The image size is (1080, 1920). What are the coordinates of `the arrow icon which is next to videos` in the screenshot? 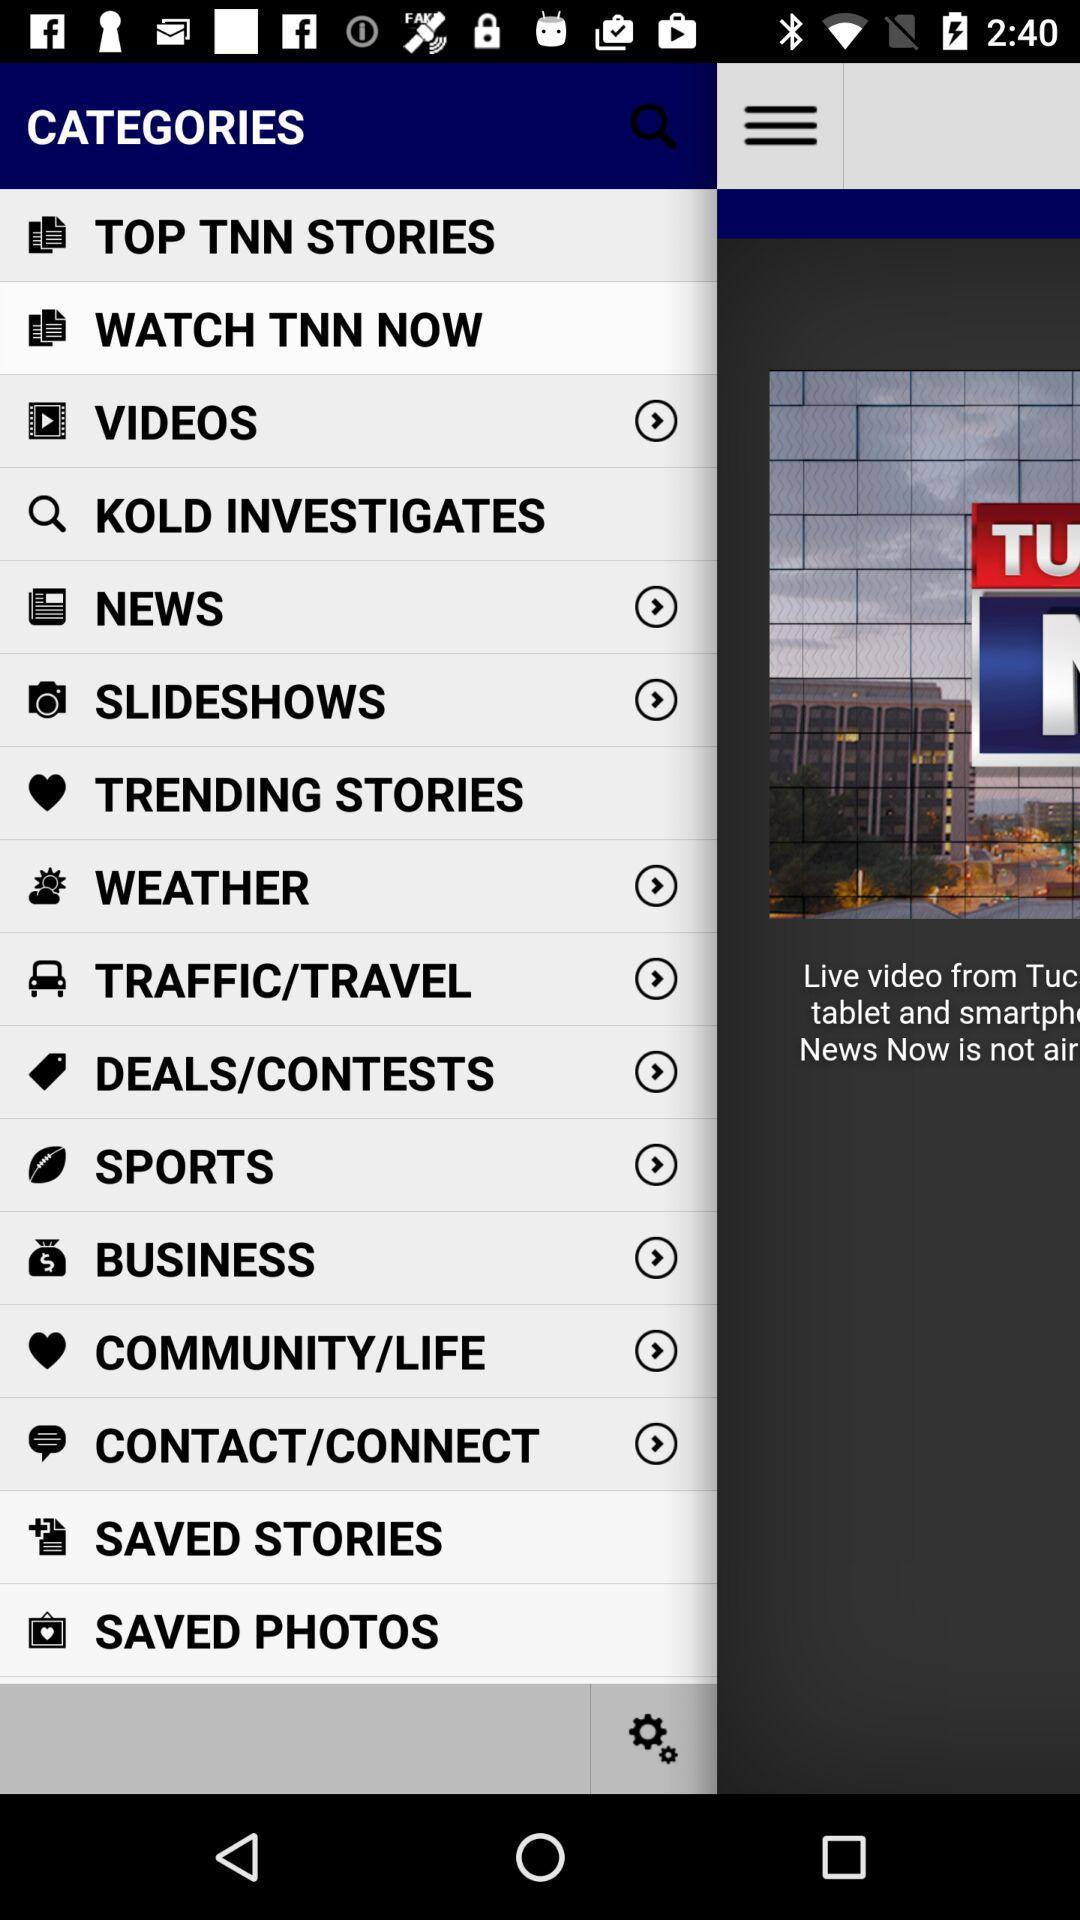 It's located at (655, 420).